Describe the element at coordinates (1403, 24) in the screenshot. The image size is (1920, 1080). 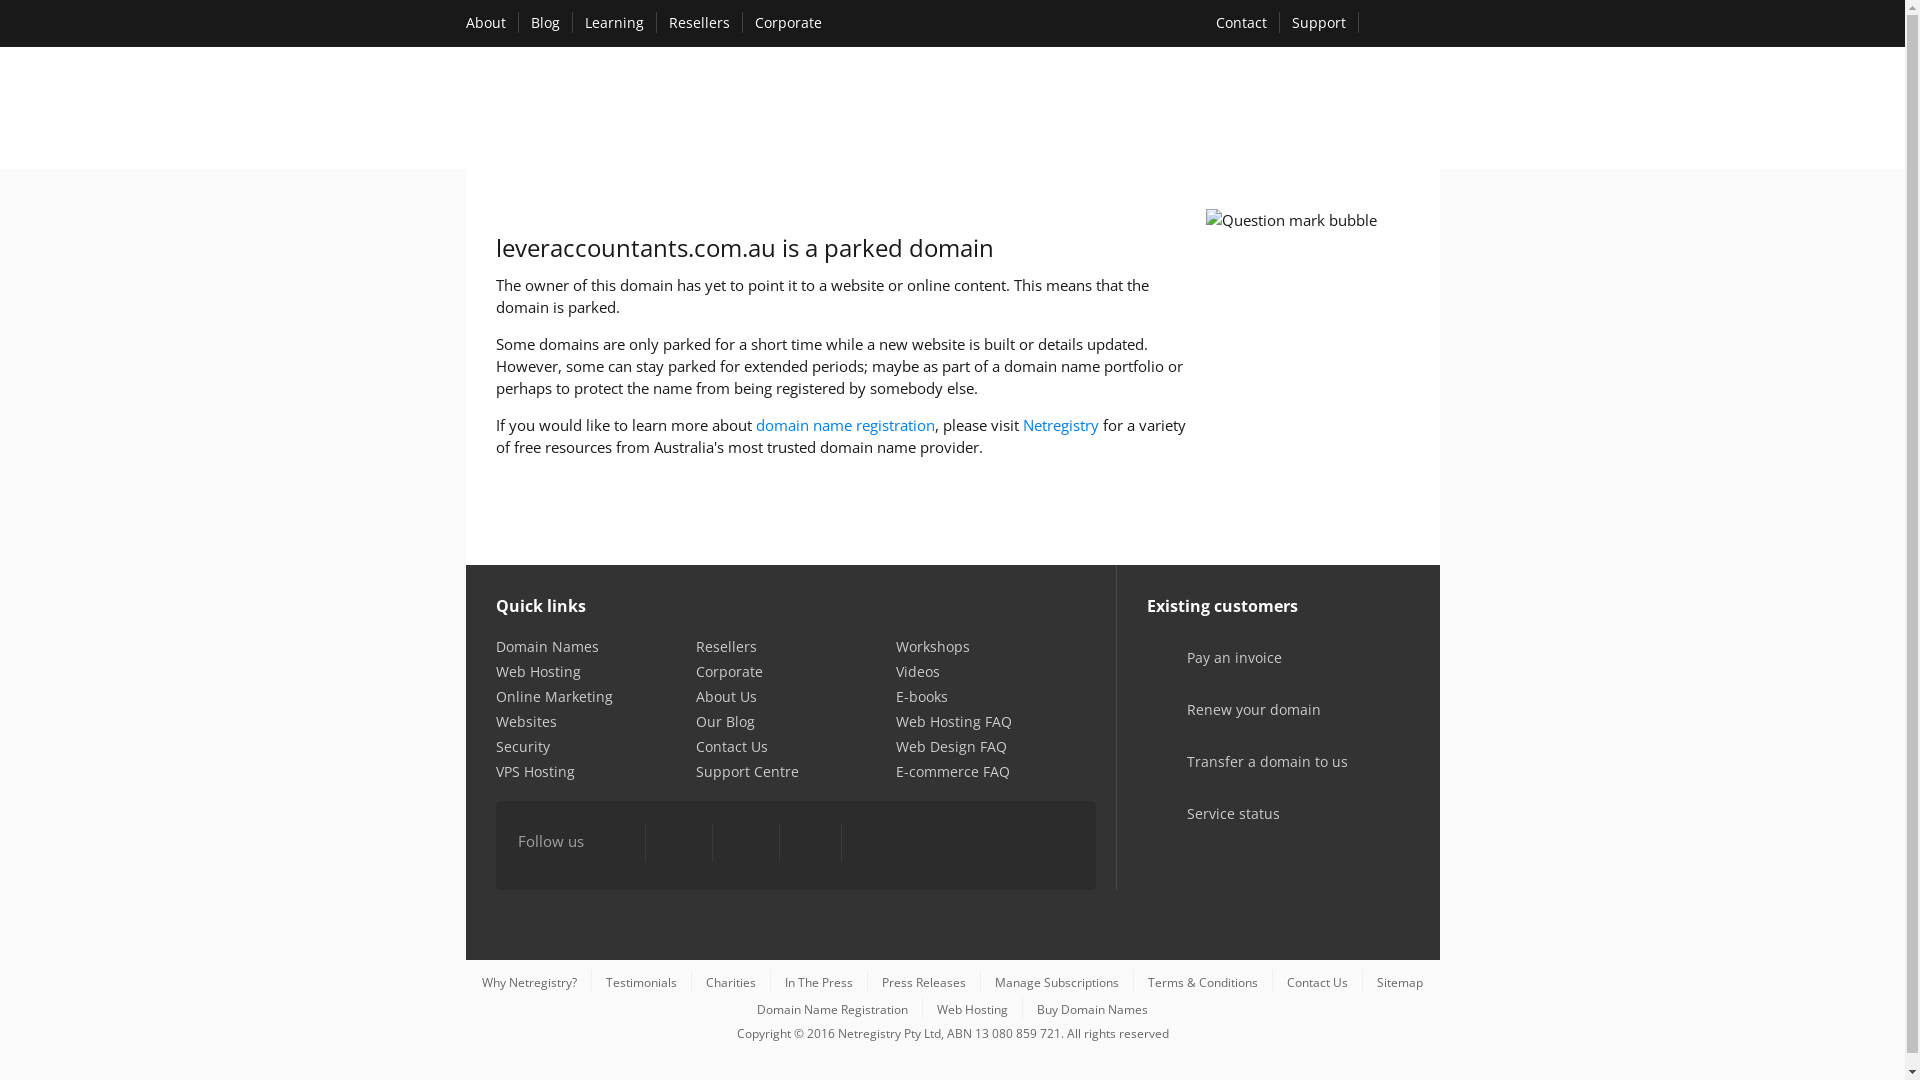
I see `'Login'` at that location.